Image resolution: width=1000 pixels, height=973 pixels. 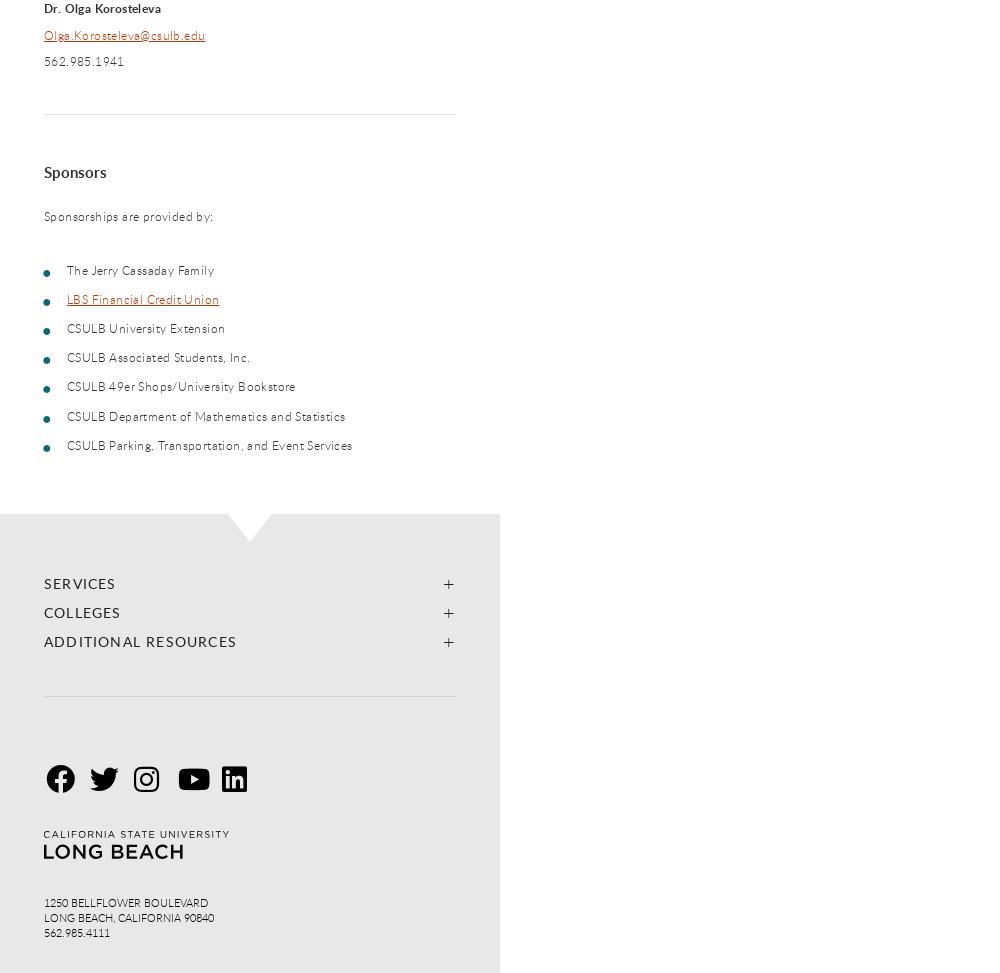 I want to click on 'LBS Financial Credit Union', so click(x=143, y=298).